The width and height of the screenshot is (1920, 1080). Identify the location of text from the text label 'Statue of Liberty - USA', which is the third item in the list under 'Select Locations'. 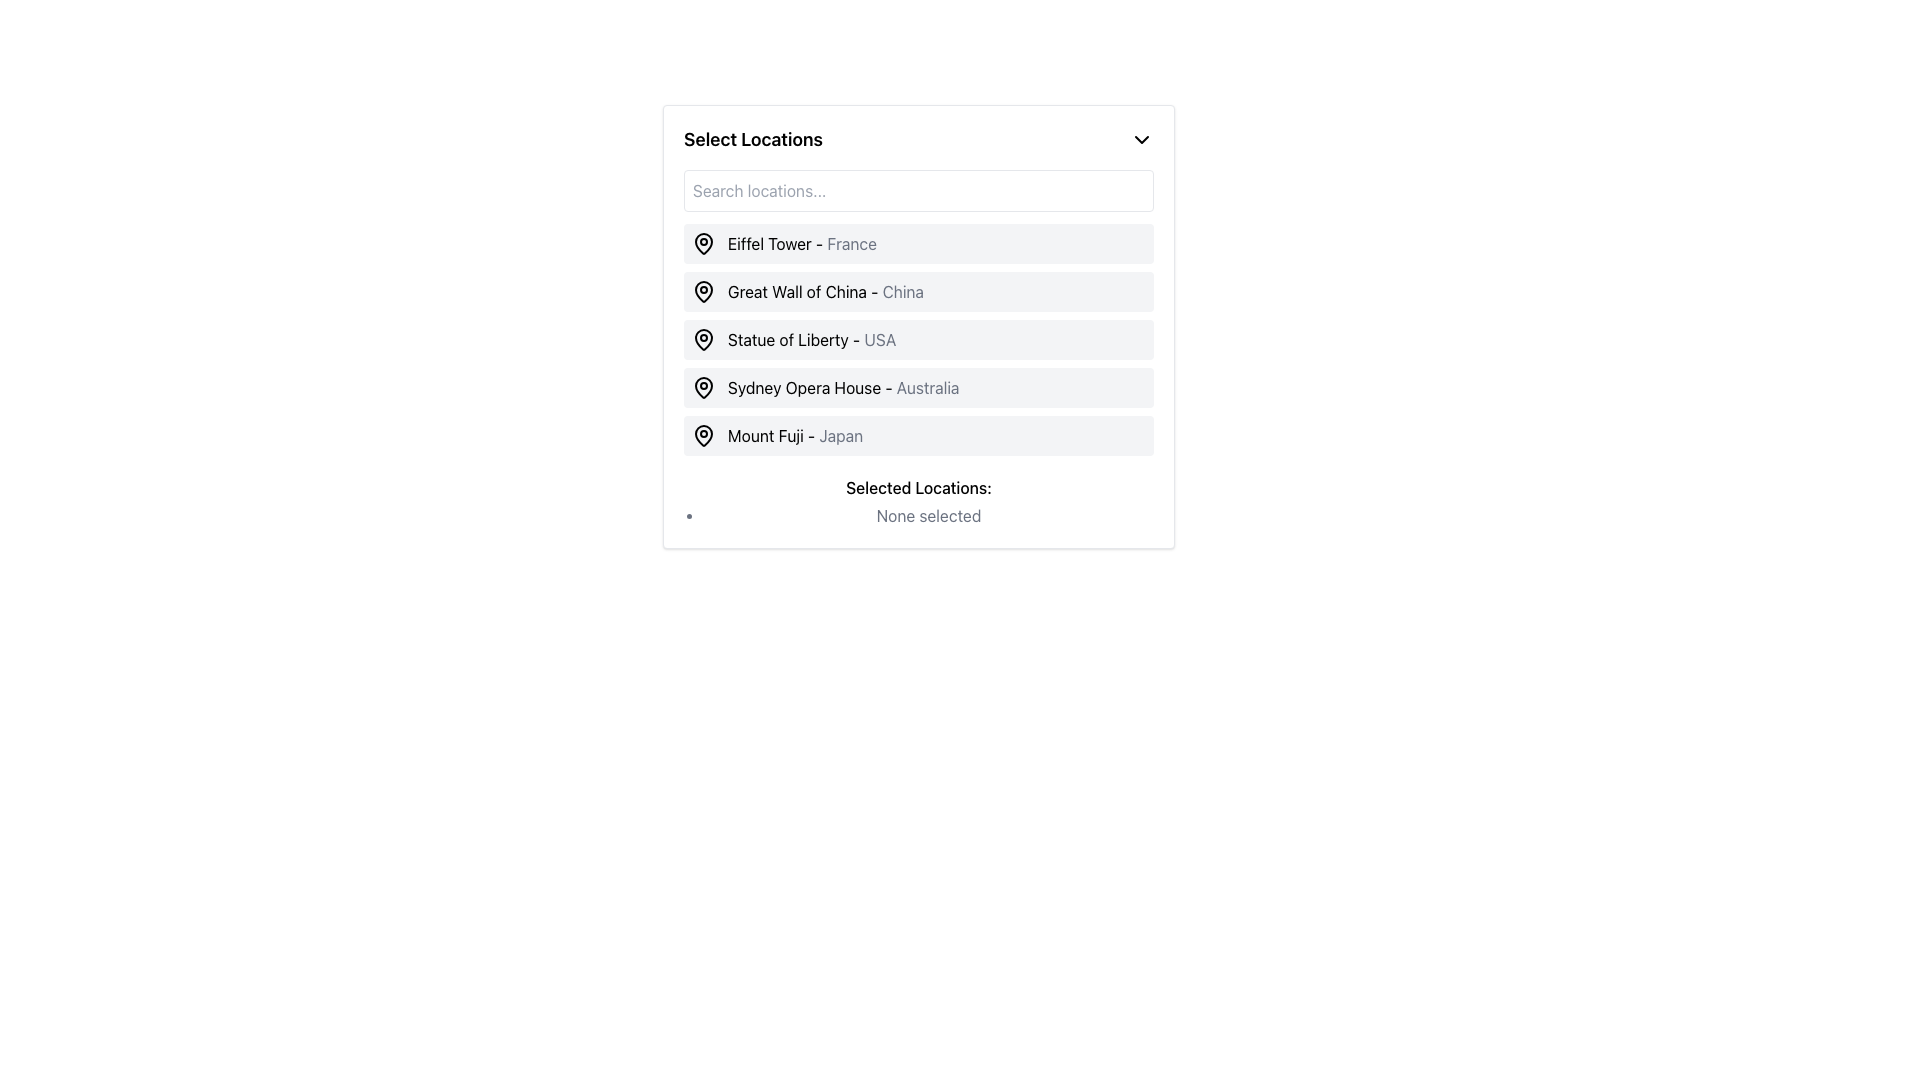
(812, 338).